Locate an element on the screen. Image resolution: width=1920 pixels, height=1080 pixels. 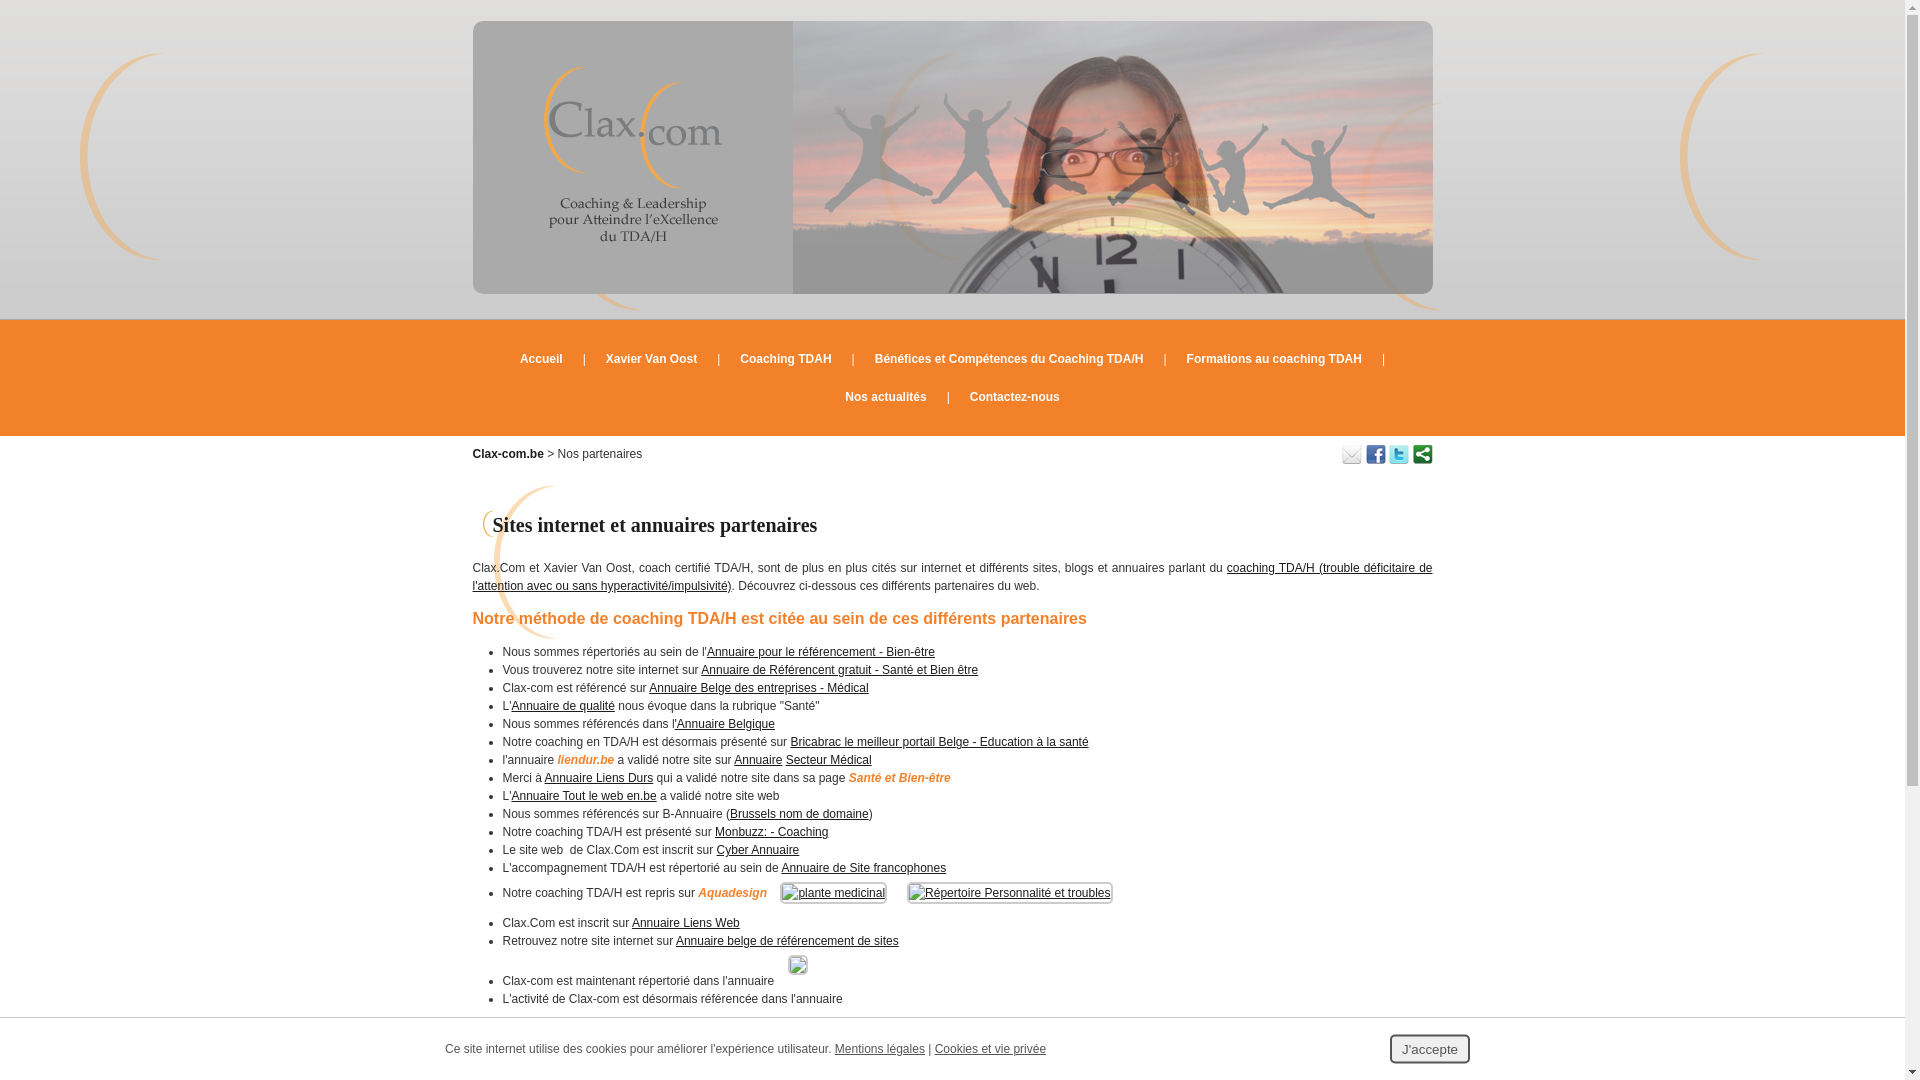
'Accueil' is located at coordinates (519, 357).